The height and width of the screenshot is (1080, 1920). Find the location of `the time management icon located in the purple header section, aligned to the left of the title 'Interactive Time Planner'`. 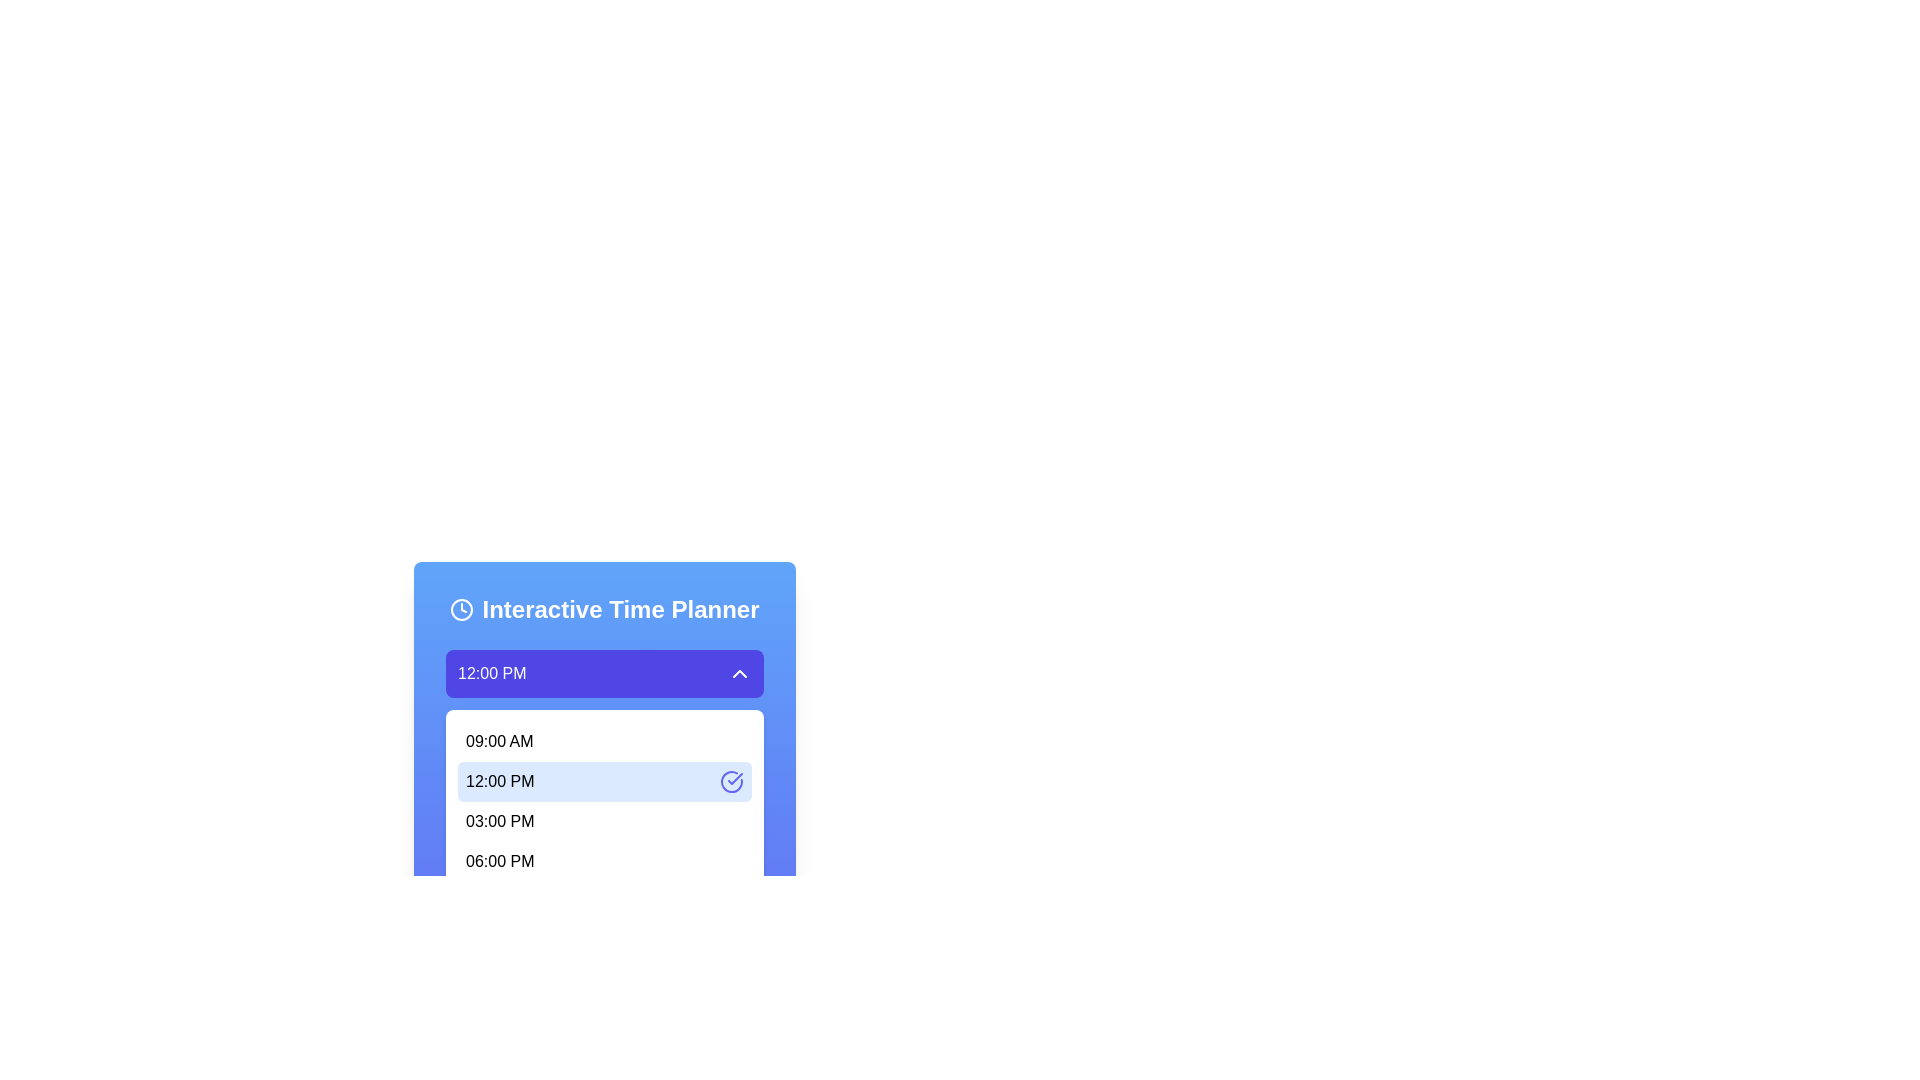

the time management icon located in the purple header section, aligned to the left of the title 'Interactive Time Planner' is located at coordinates (461, 608).